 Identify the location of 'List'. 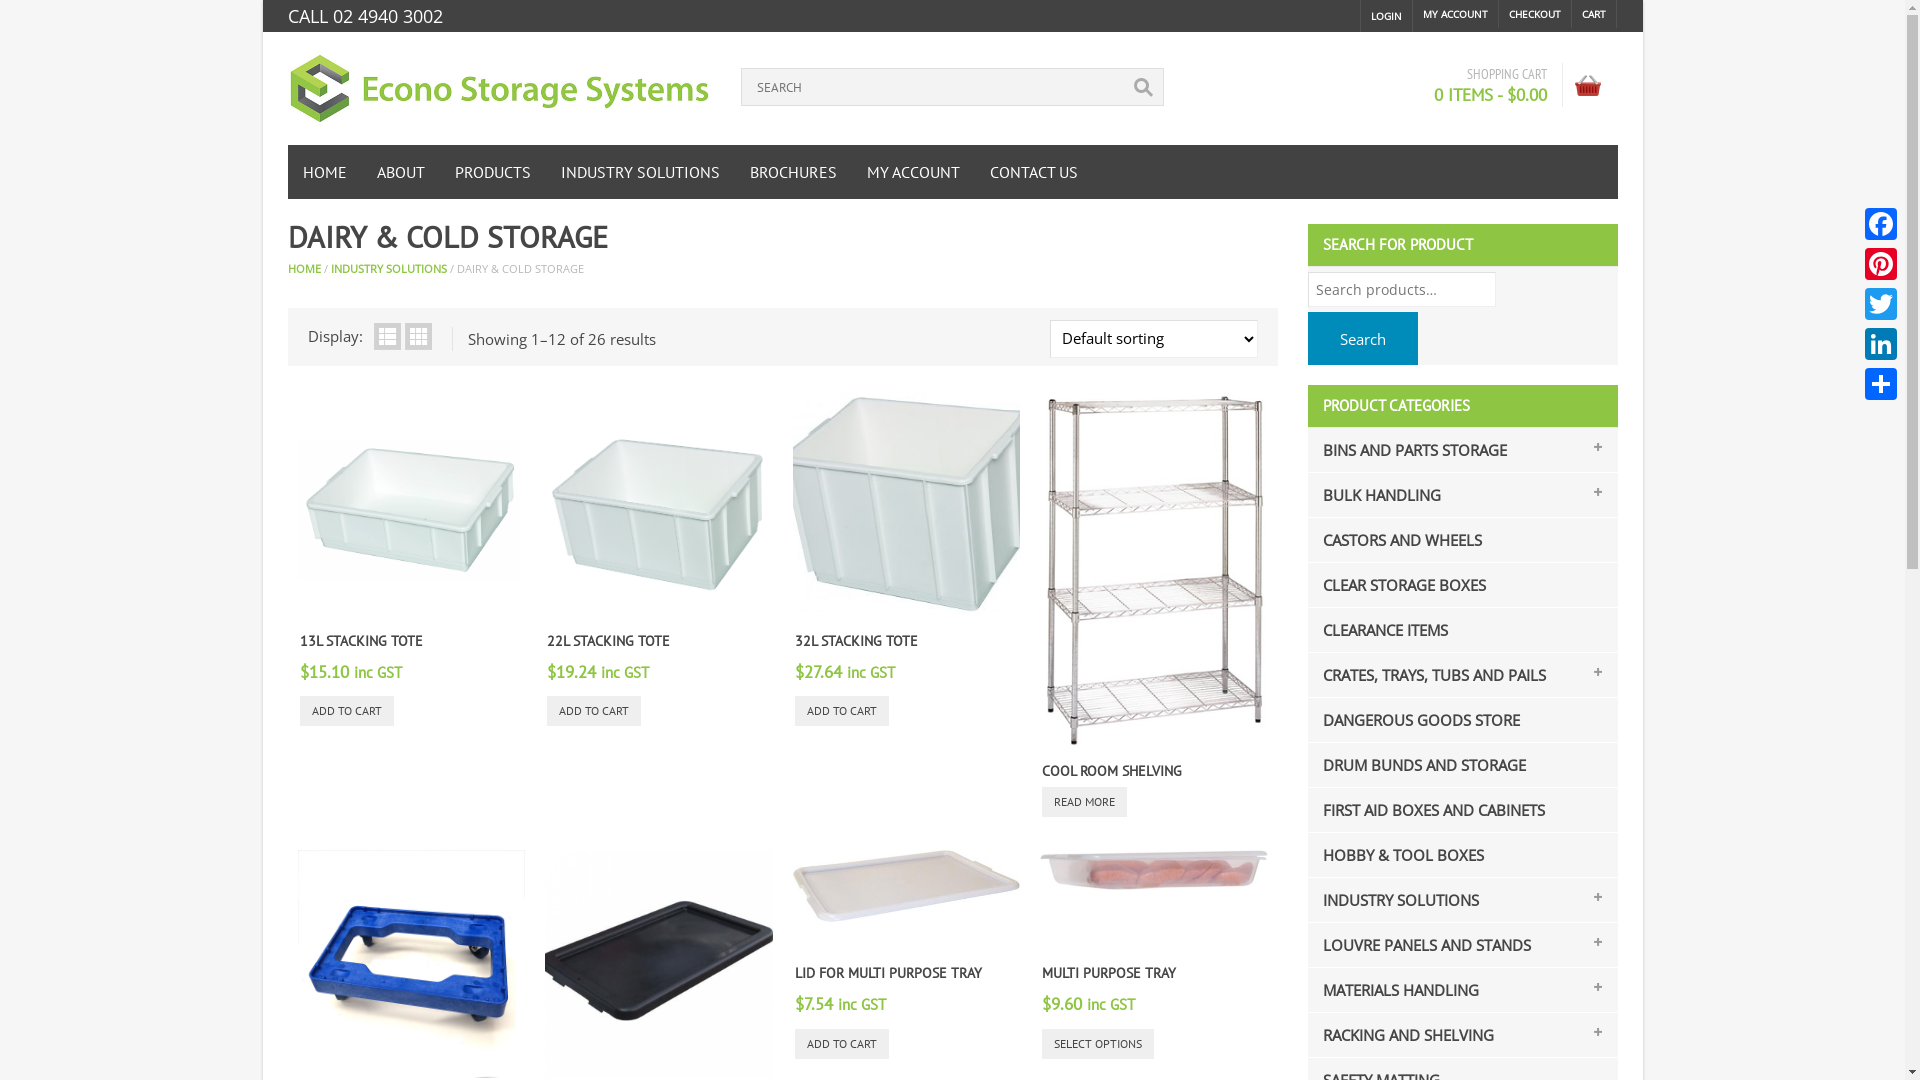
(387, 335).